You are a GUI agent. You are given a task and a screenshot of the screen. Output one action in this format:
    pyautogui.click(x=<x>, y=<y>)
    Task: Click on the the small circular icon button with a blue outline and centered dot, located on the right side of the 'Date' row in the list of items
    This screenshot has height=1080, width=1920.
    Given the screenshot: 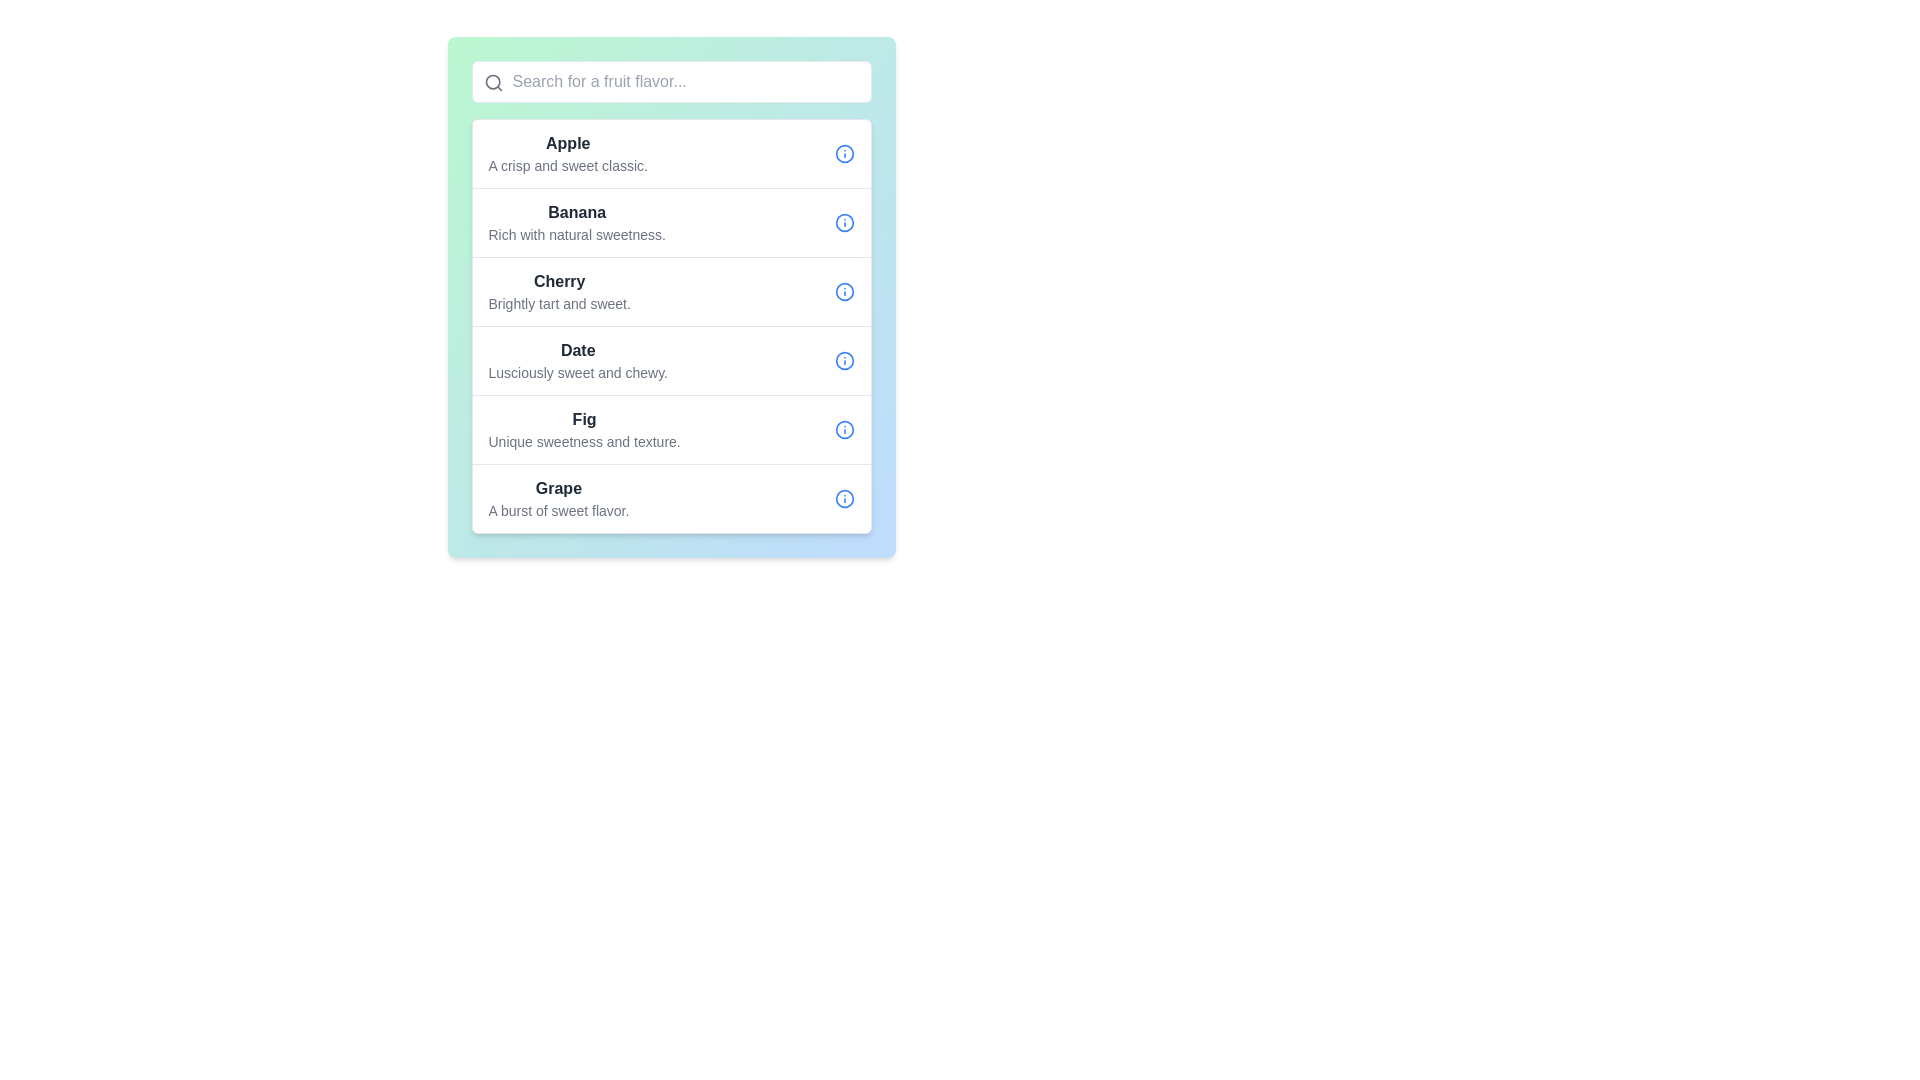 What is the action you would take?
    pyautogui.click(x=844, y=361)
    